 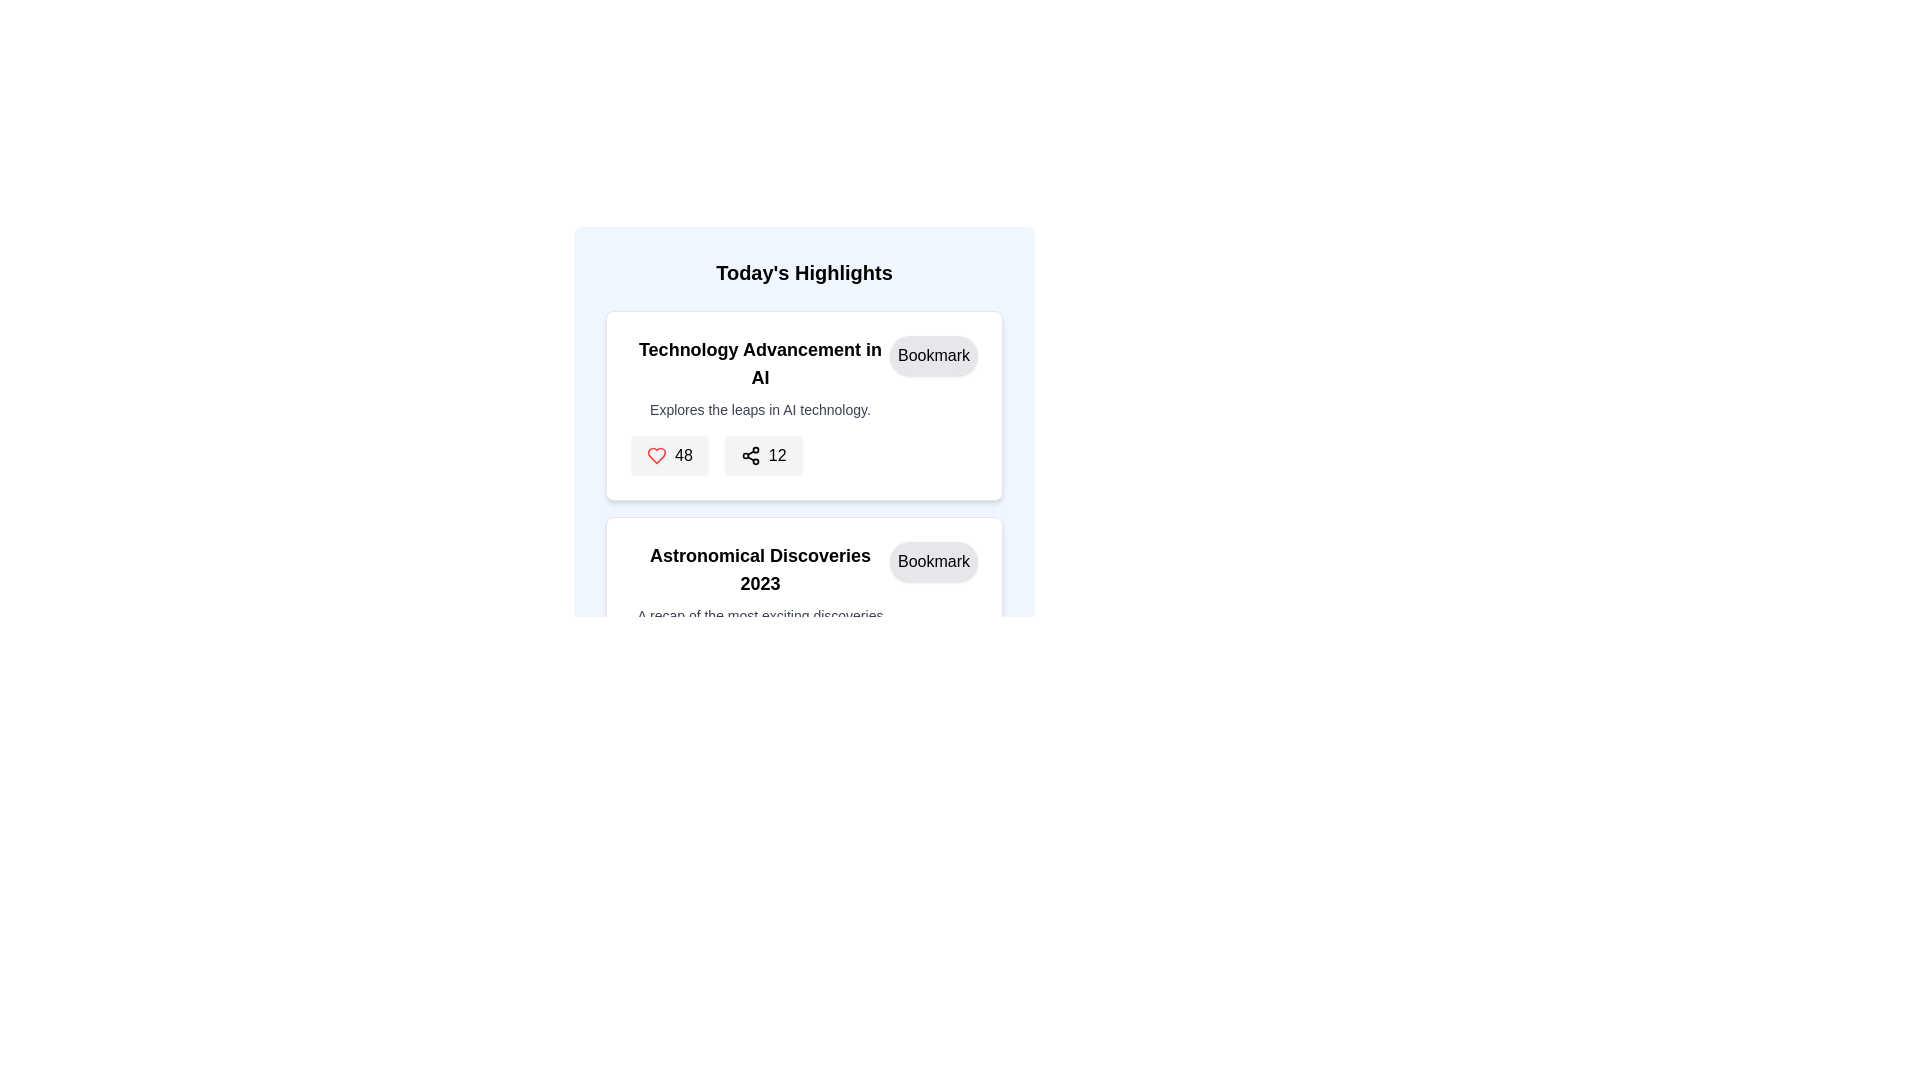 What do you see at coordinates (759, 408) in the screenshot?
I see `text label displaying 'Explores the leaps in AI technology.' which is located below the 'Technology Advancement in AI' title in the 'Today's Highlights' section` at bounding box center [759, 408].